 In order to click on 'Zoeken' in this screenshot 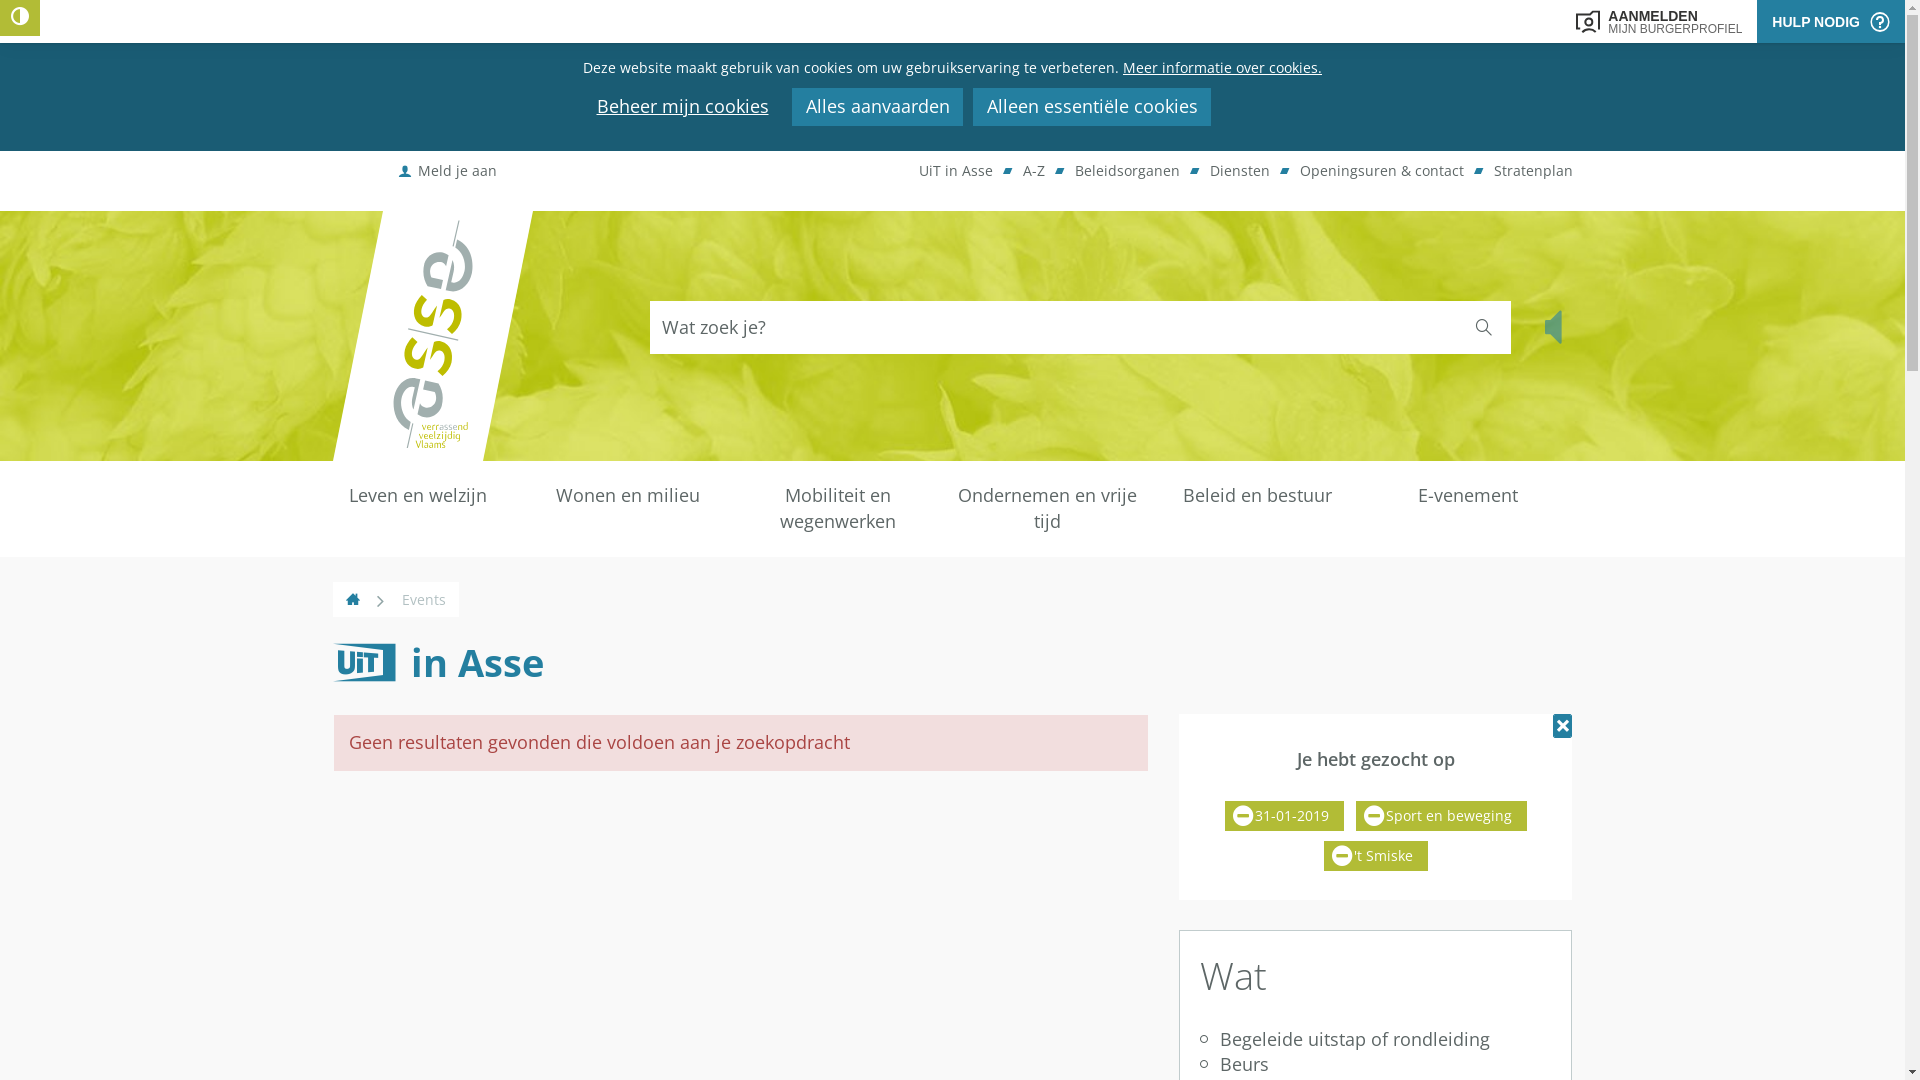, I will do `click(1484, 326)`.